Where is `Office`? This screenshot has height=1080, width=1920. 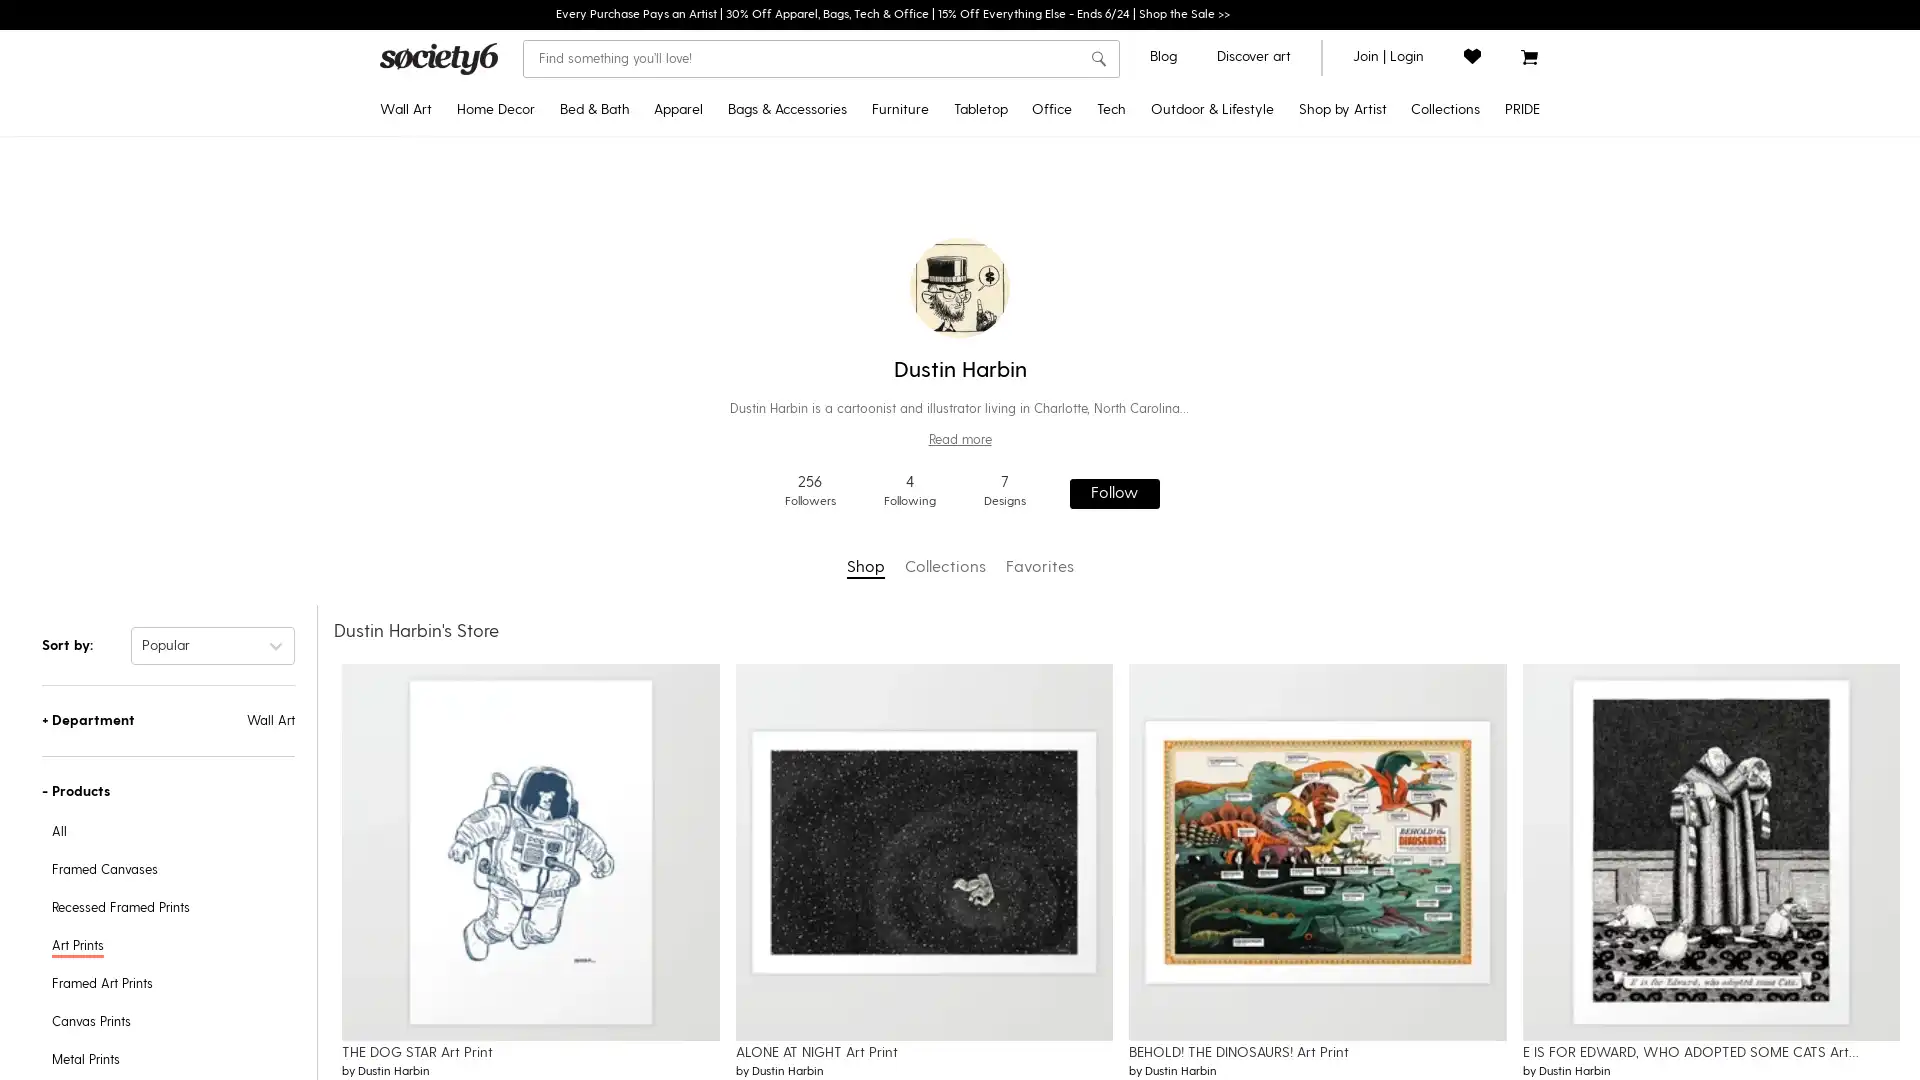 Office is located at coordinates (1050, 110).